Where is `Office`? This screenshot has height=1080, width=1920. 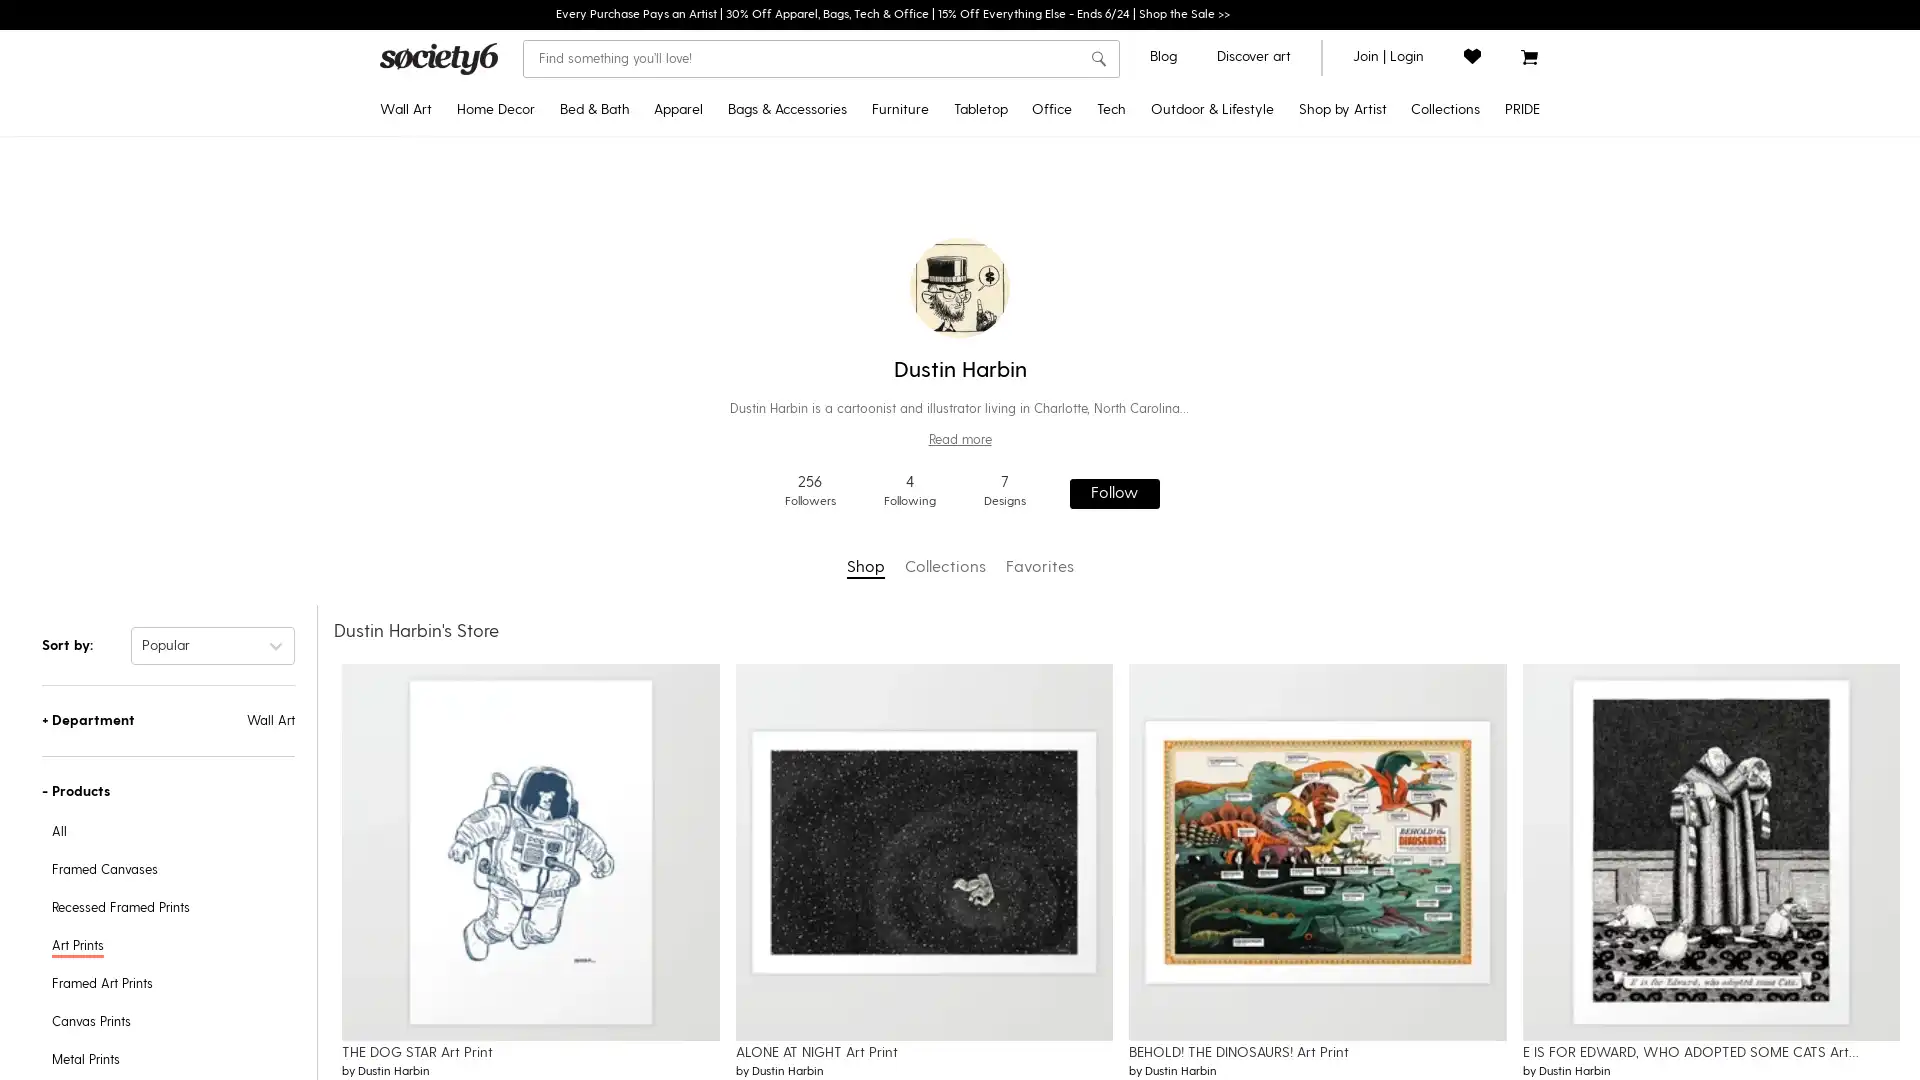 Office is located at coordinates (1050, 110).